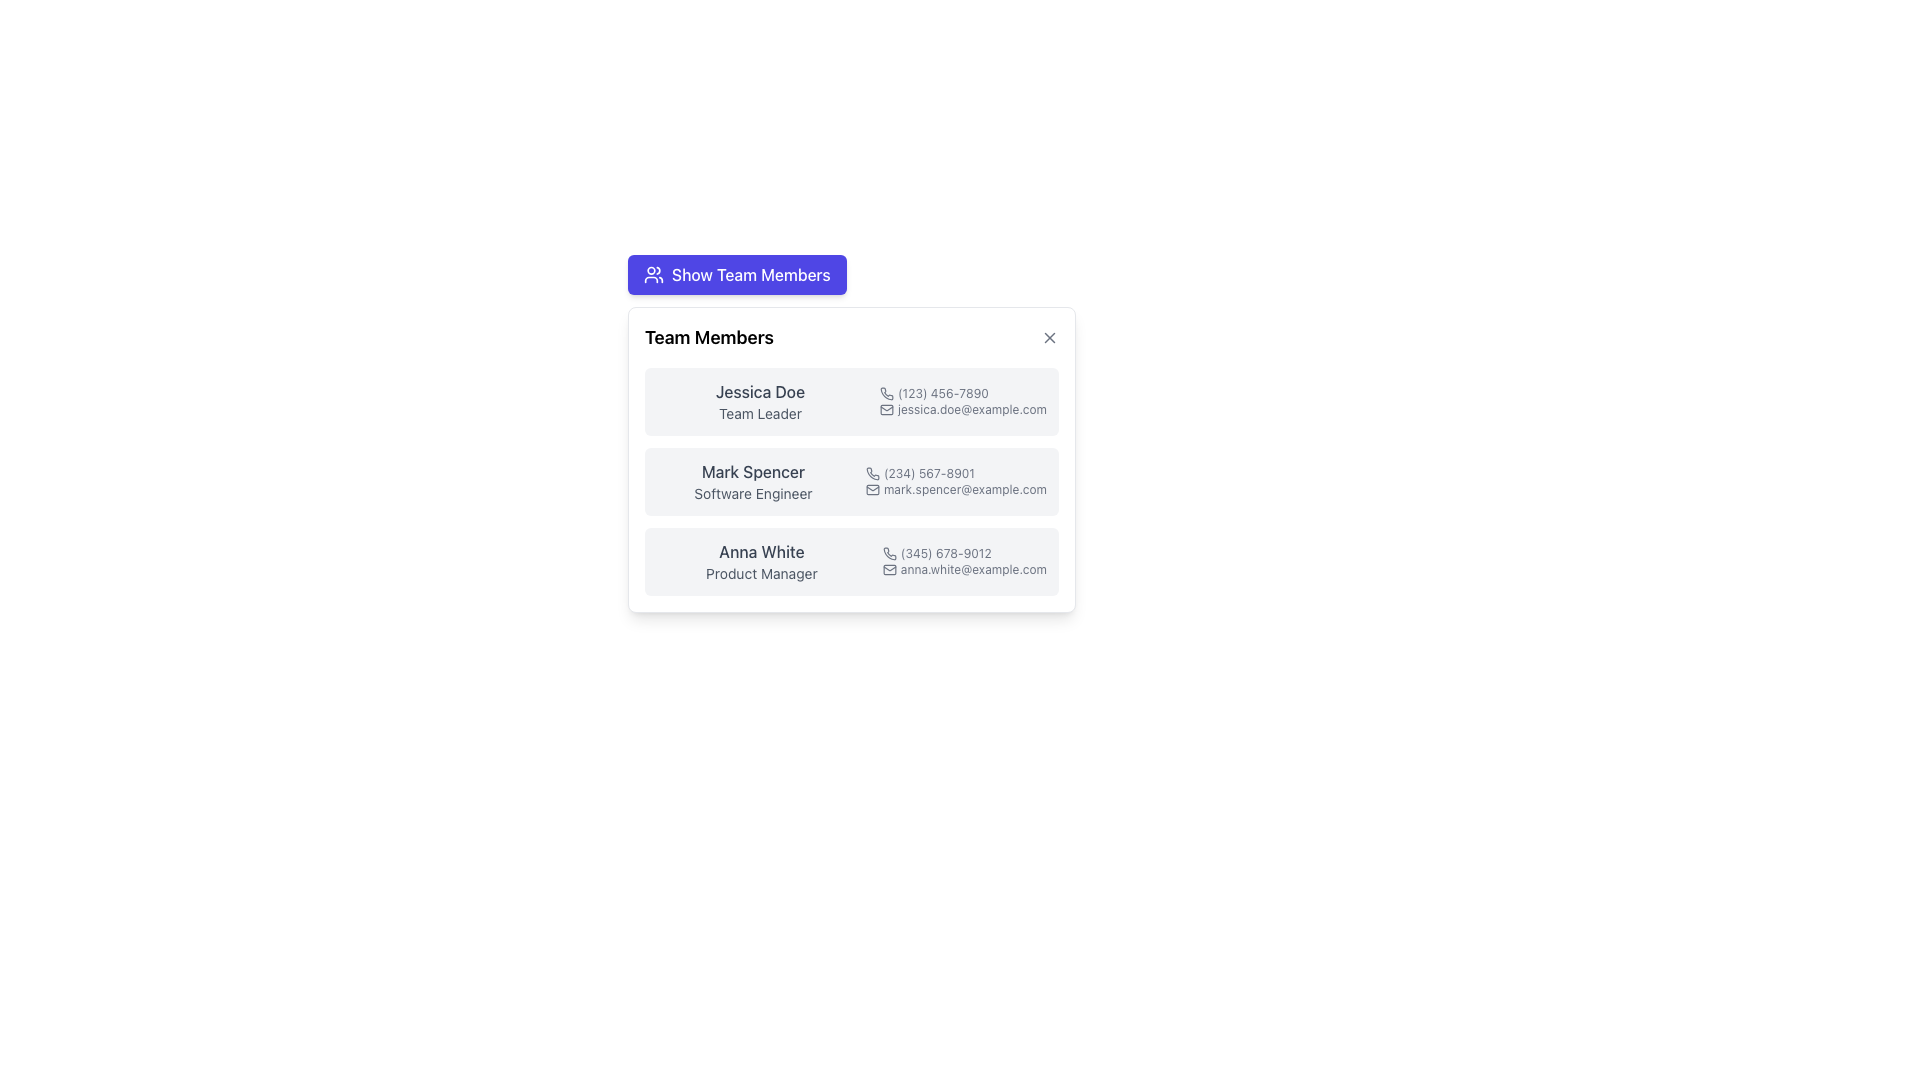  Describe the element at coordinates (964, 562) in the screenshot. I see `the email address in the Contact Information Section of Anna White's profile` at that location.